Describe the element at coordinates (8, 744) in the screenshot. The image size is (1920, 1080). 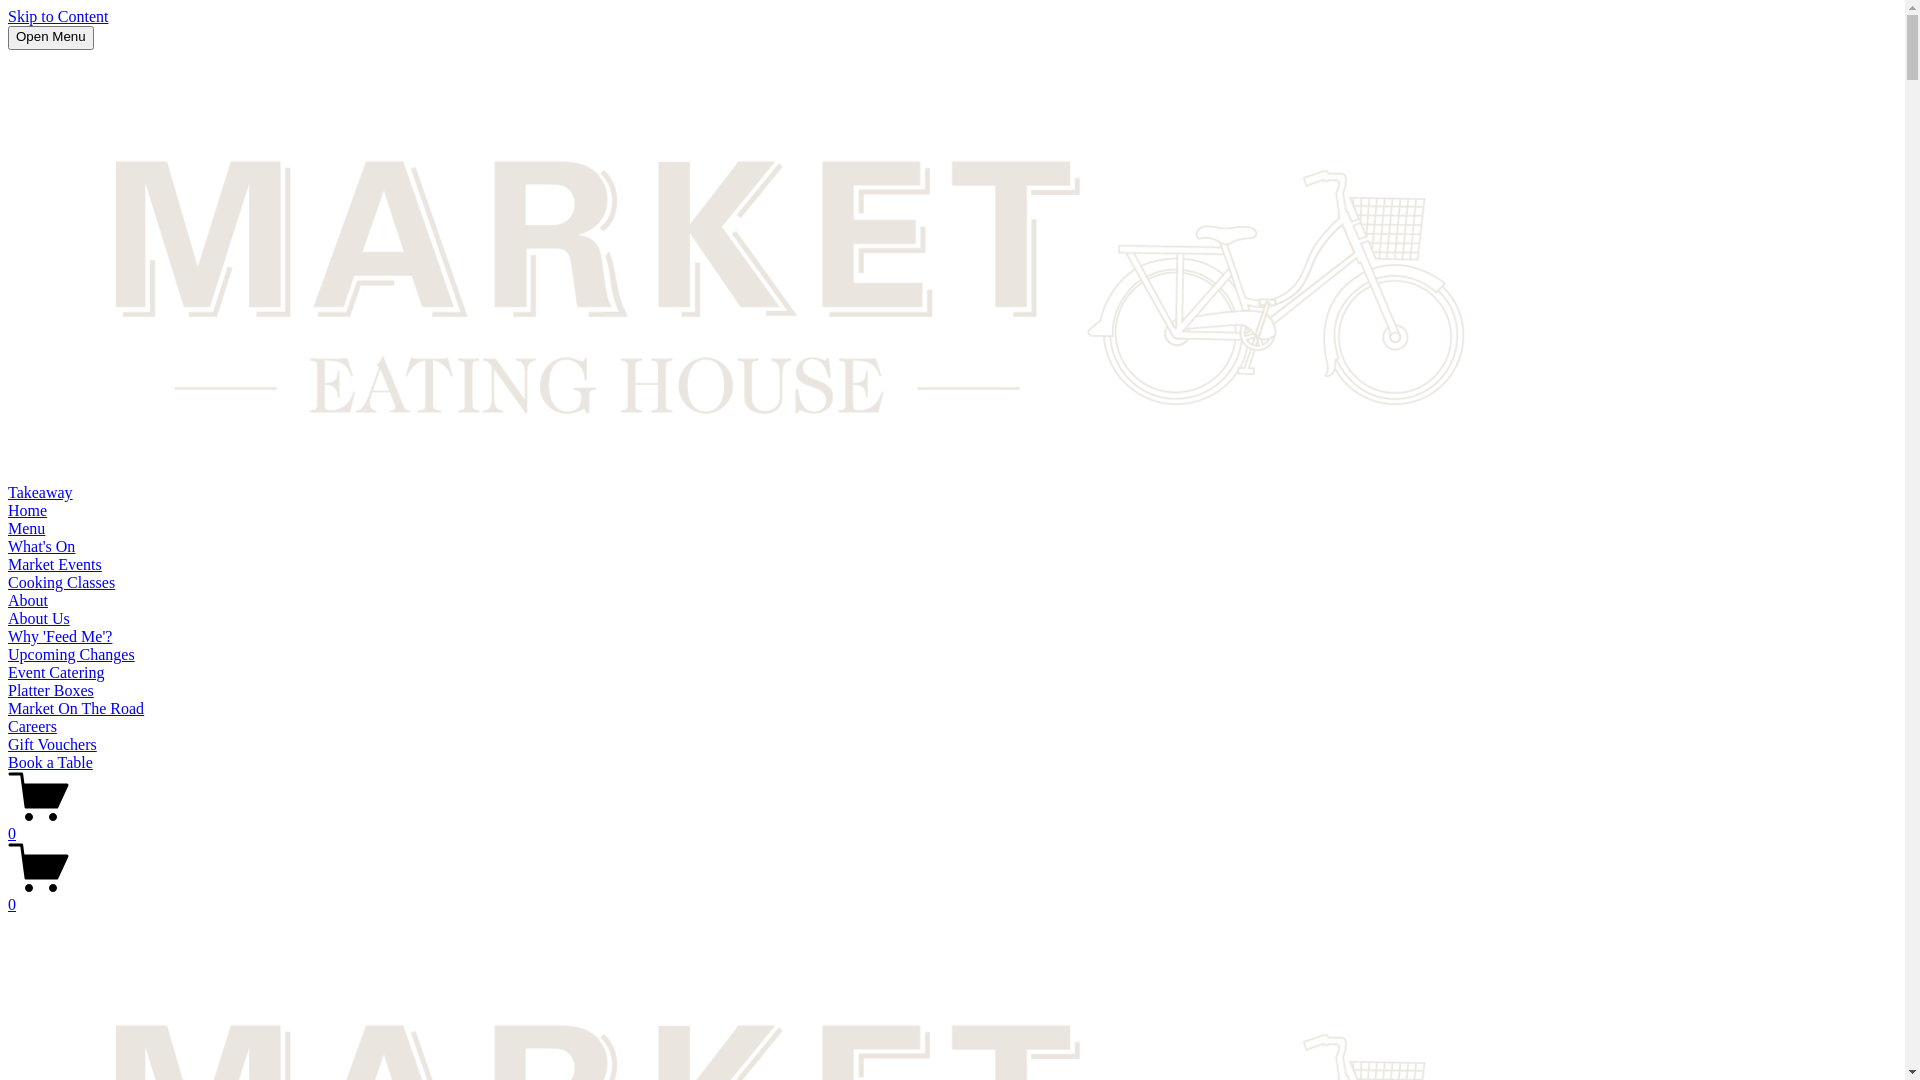
I see `'Gift Vouchers'` at that location.